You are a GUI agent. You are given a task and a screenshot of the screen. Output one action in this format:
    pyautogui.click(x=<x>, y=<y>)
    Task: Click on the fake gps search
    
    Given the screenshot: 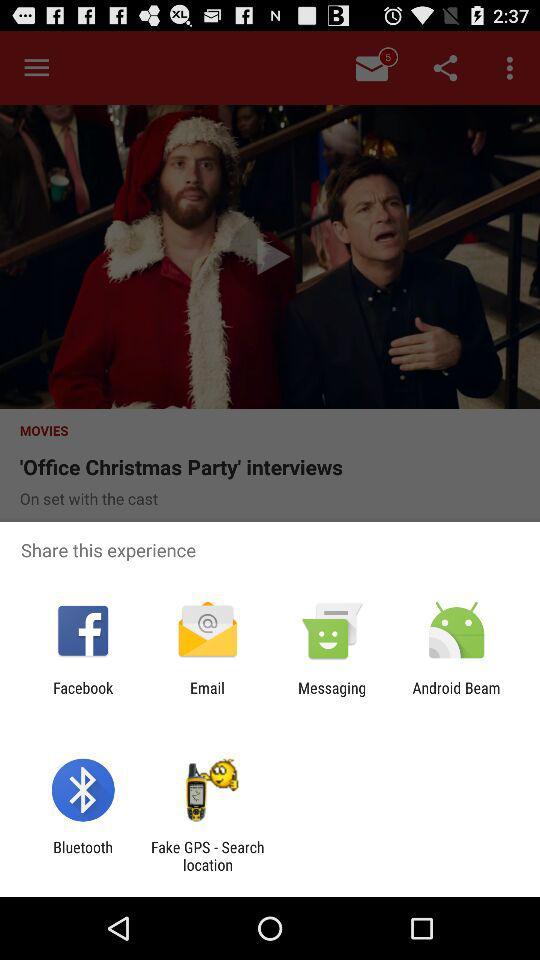 What is the action you would take?
    pyautogui.click(x=206, y=855)
    